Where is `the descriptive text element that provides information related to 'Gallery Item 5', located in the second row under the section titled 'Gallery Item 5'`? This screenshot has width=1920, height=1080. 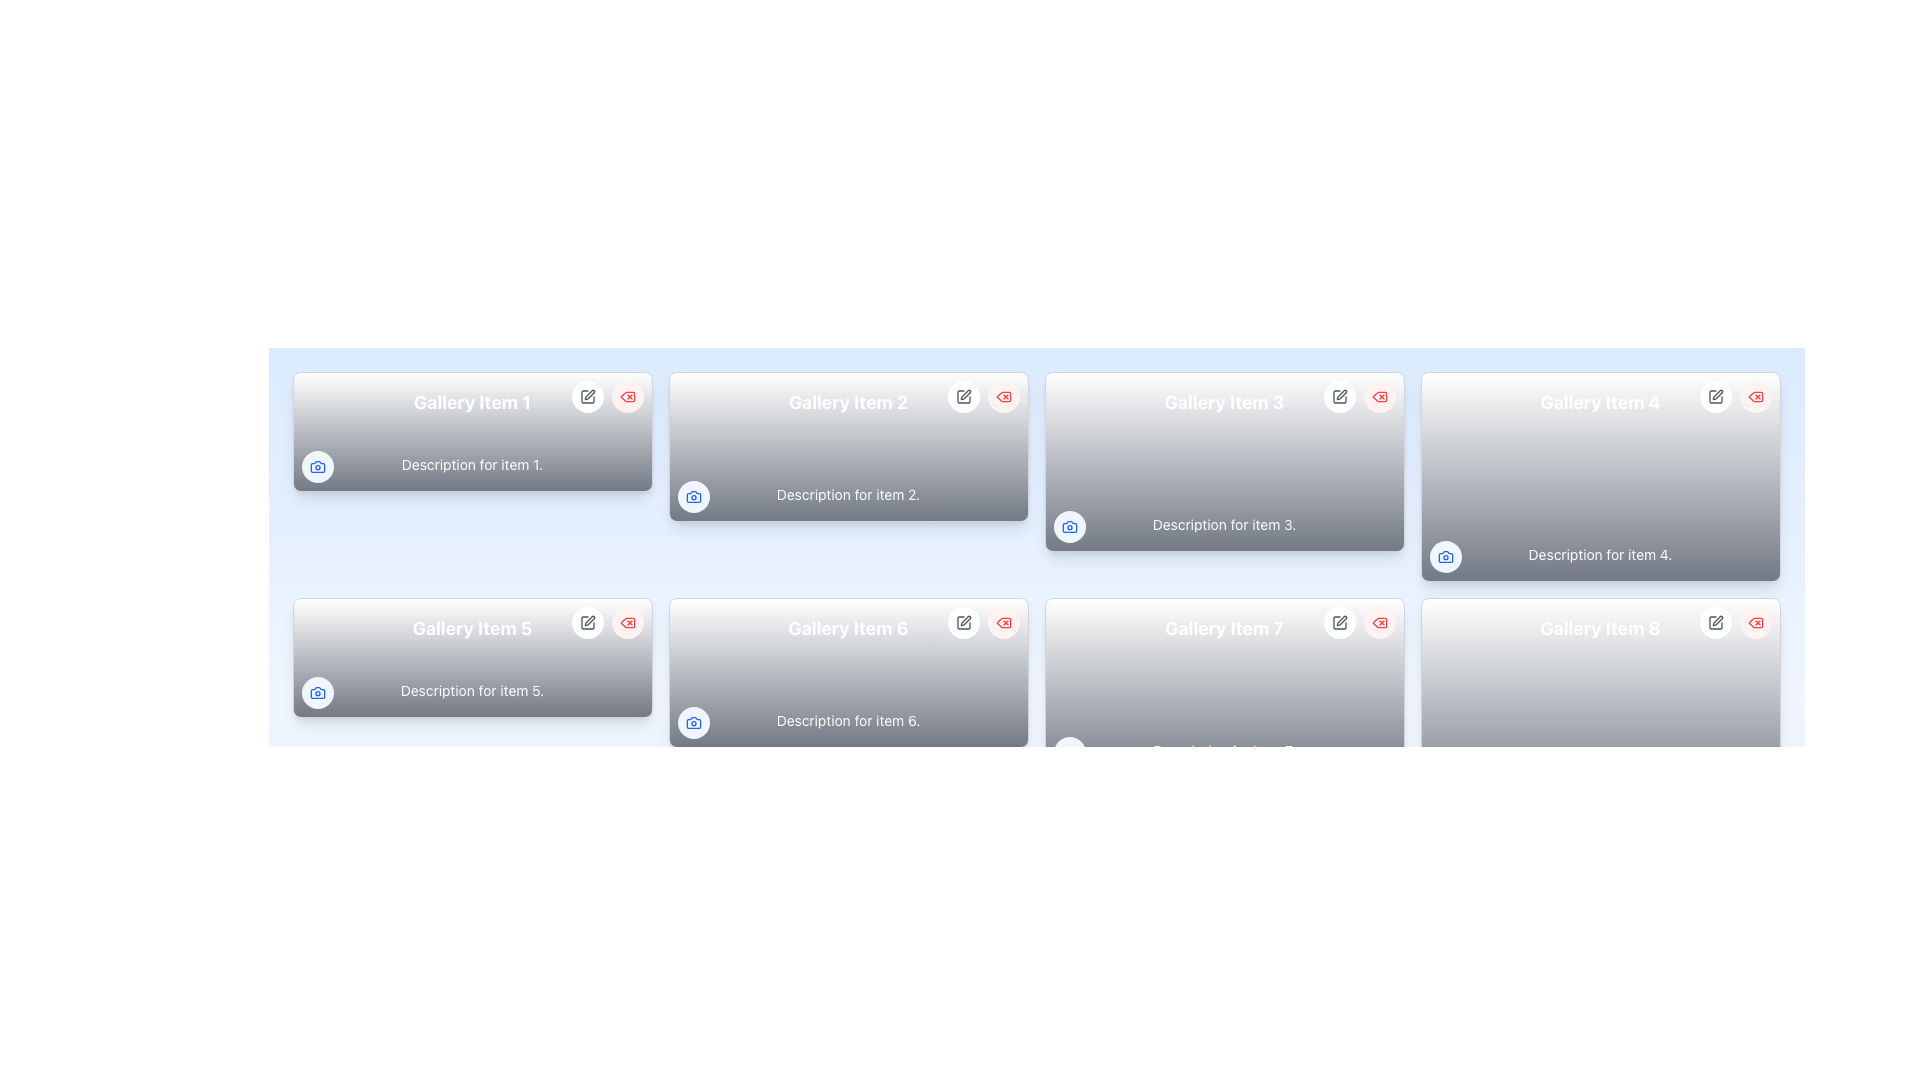 the descriptive text element that provides information related to 'Gallery Item 5', located in the second row under the section titled 'Gallery Item 5' is located at coordinates (471, 689).